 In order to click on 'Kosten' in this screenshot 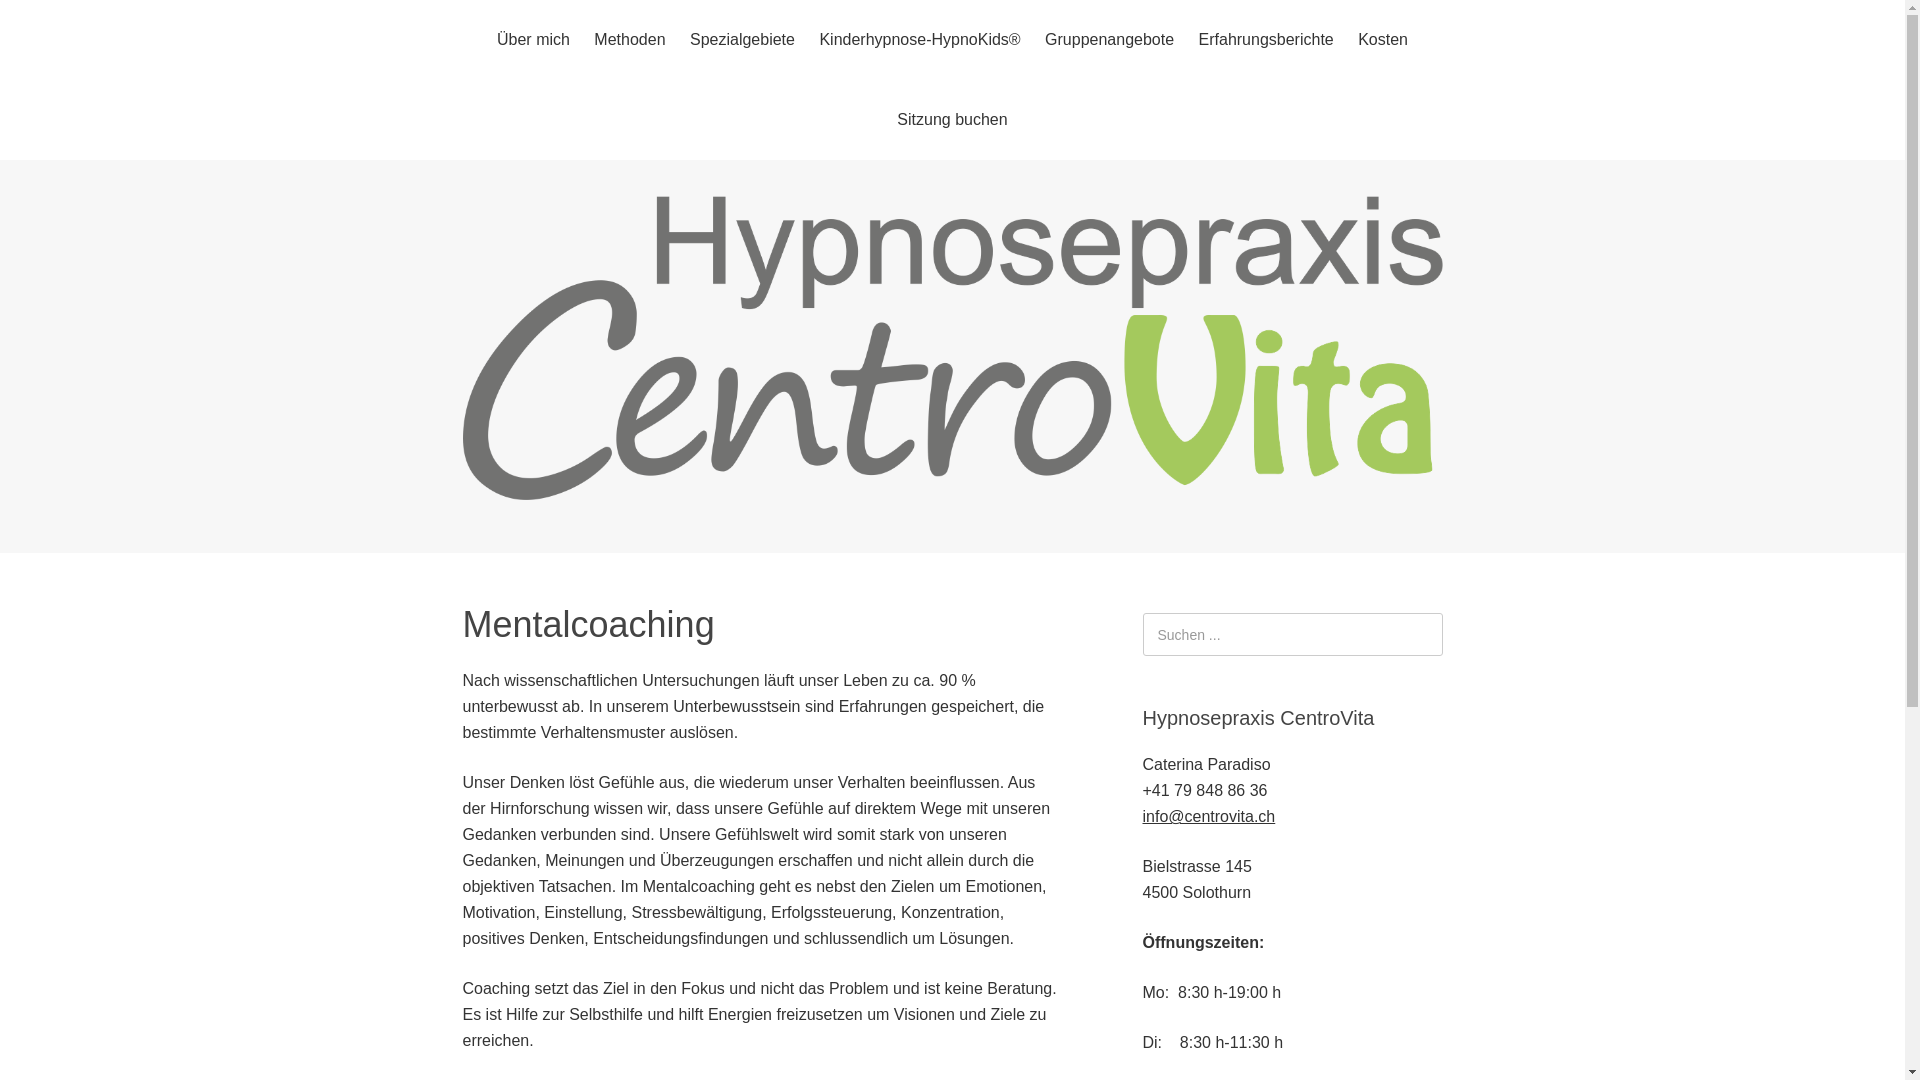, I will do `click(1381, 39)`.